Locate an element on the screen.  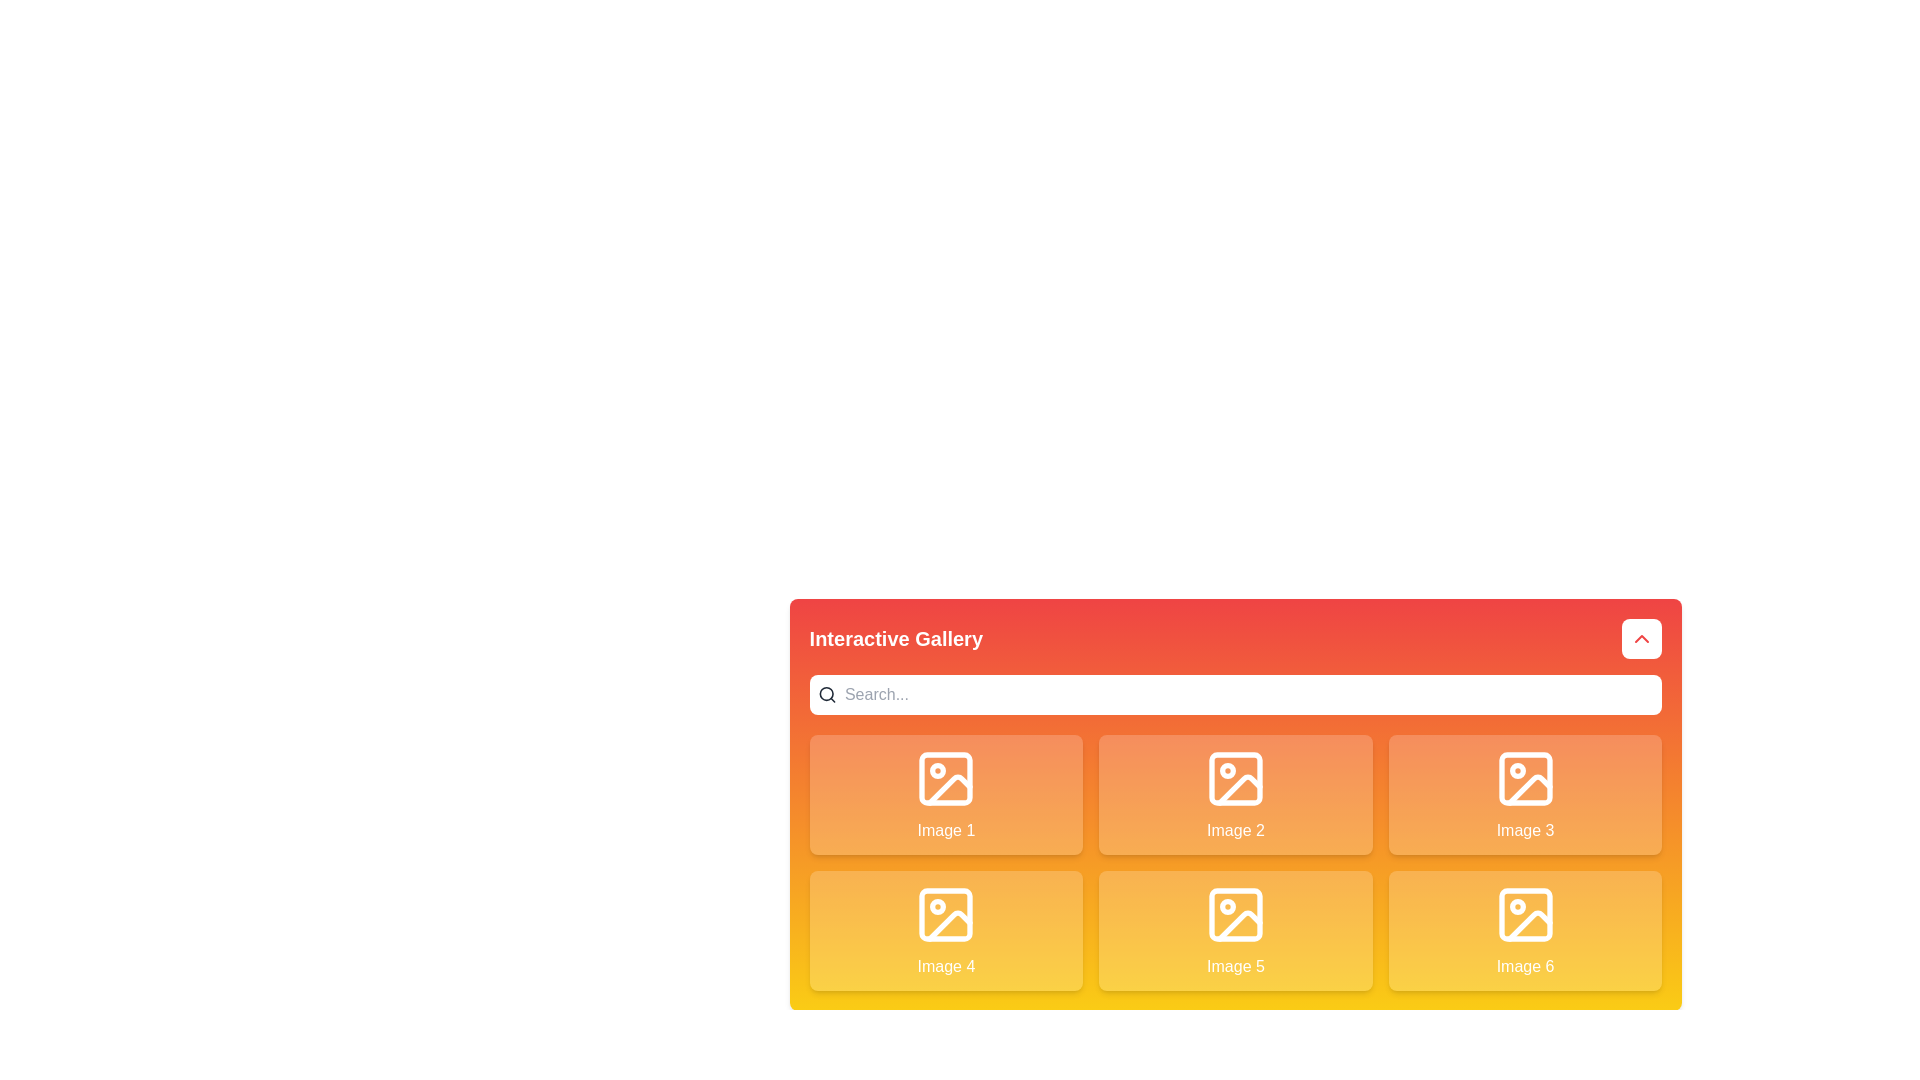
the square icon with rounded corners that represents an image placeholder in the card labeled 'Image 1' in the top row of the grid layout is located at coordinates (945, 778).